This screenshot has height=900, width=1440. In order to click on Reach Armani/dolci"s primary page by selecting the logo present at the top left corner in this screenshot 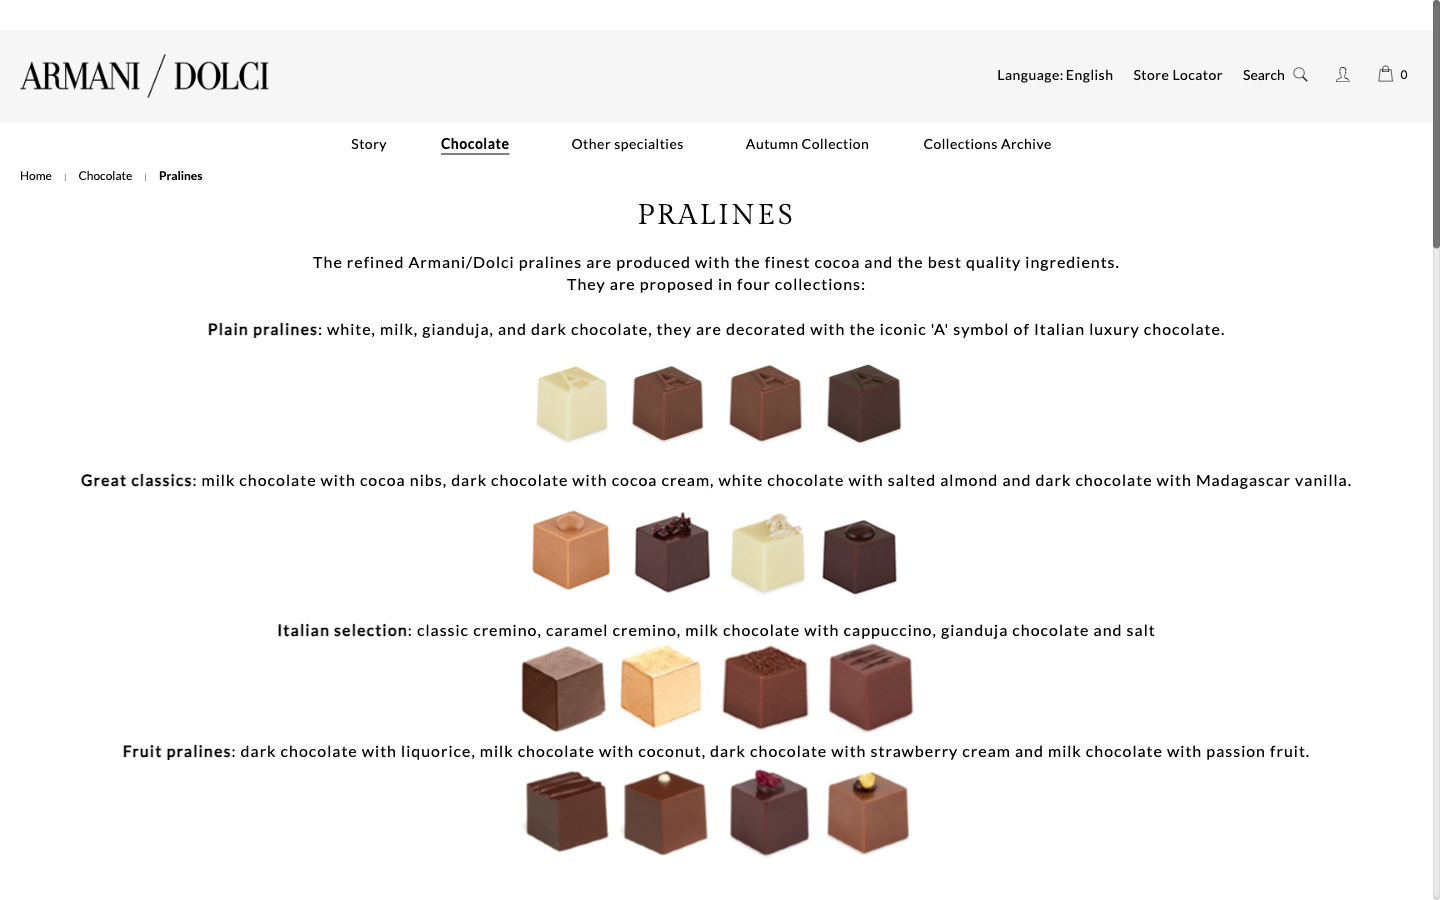, I will do `click(144, 74)`.